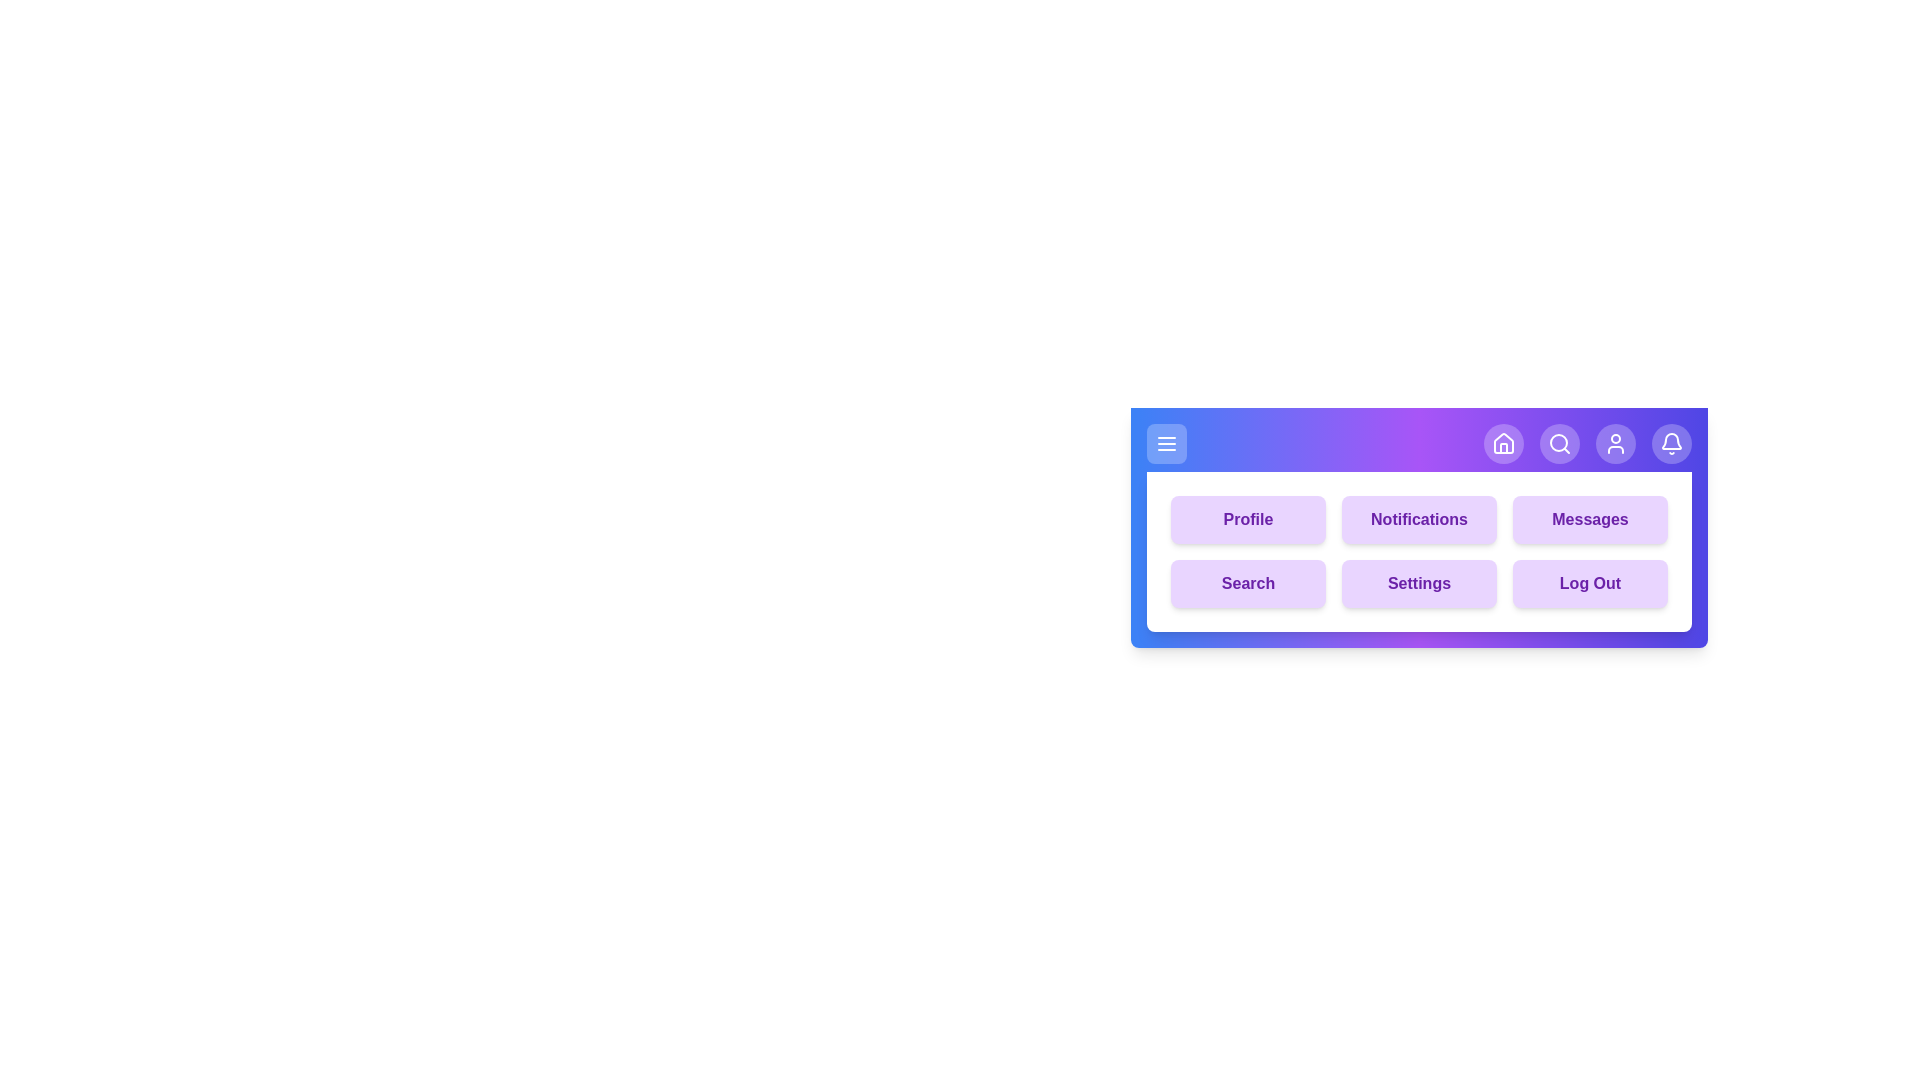 Image resolution: width=1920 pixels, height=1080 pixels. Describe the element at coordinates (1559, 442) in the screenshot. I see `the search icon in the navigation bar` at that location.